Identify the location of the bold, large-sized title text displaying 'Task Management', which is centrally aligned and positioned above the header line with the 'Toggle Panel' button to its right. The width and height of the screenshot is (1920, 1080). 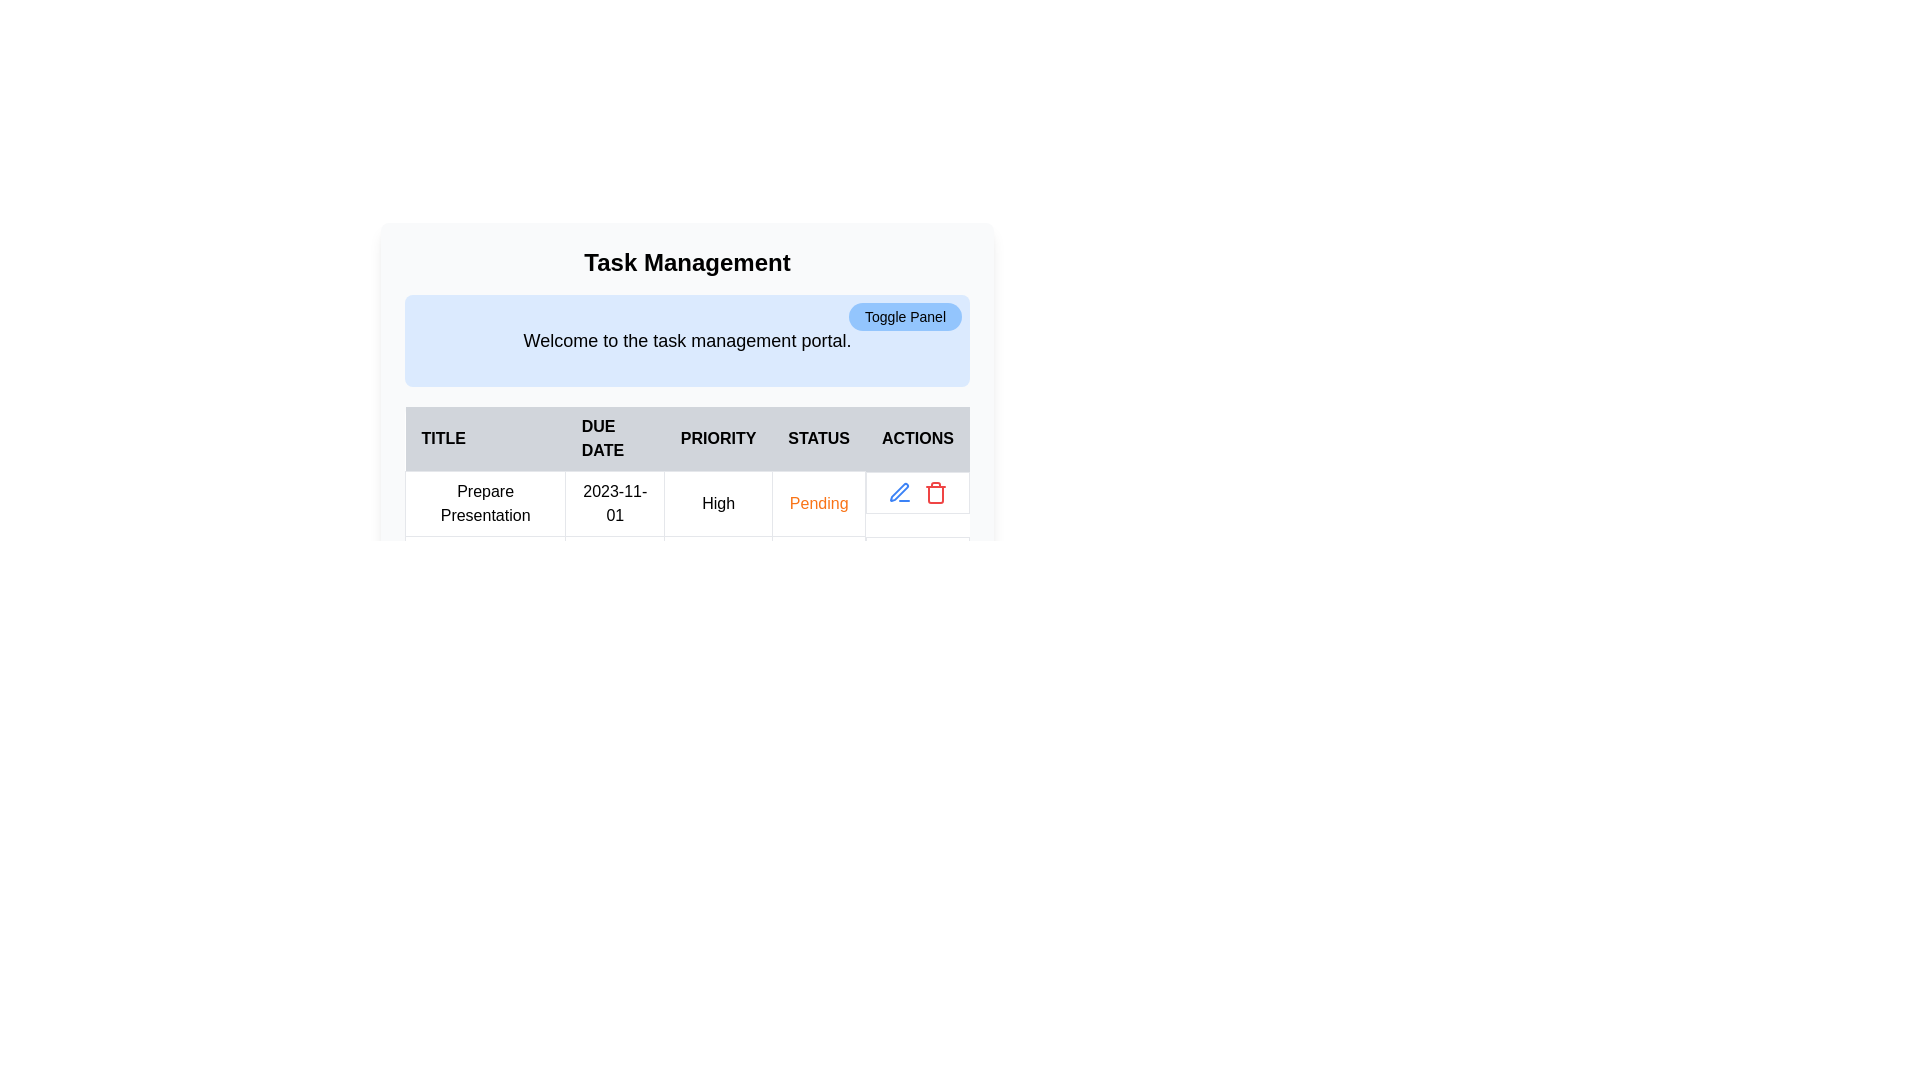
(687, 261).